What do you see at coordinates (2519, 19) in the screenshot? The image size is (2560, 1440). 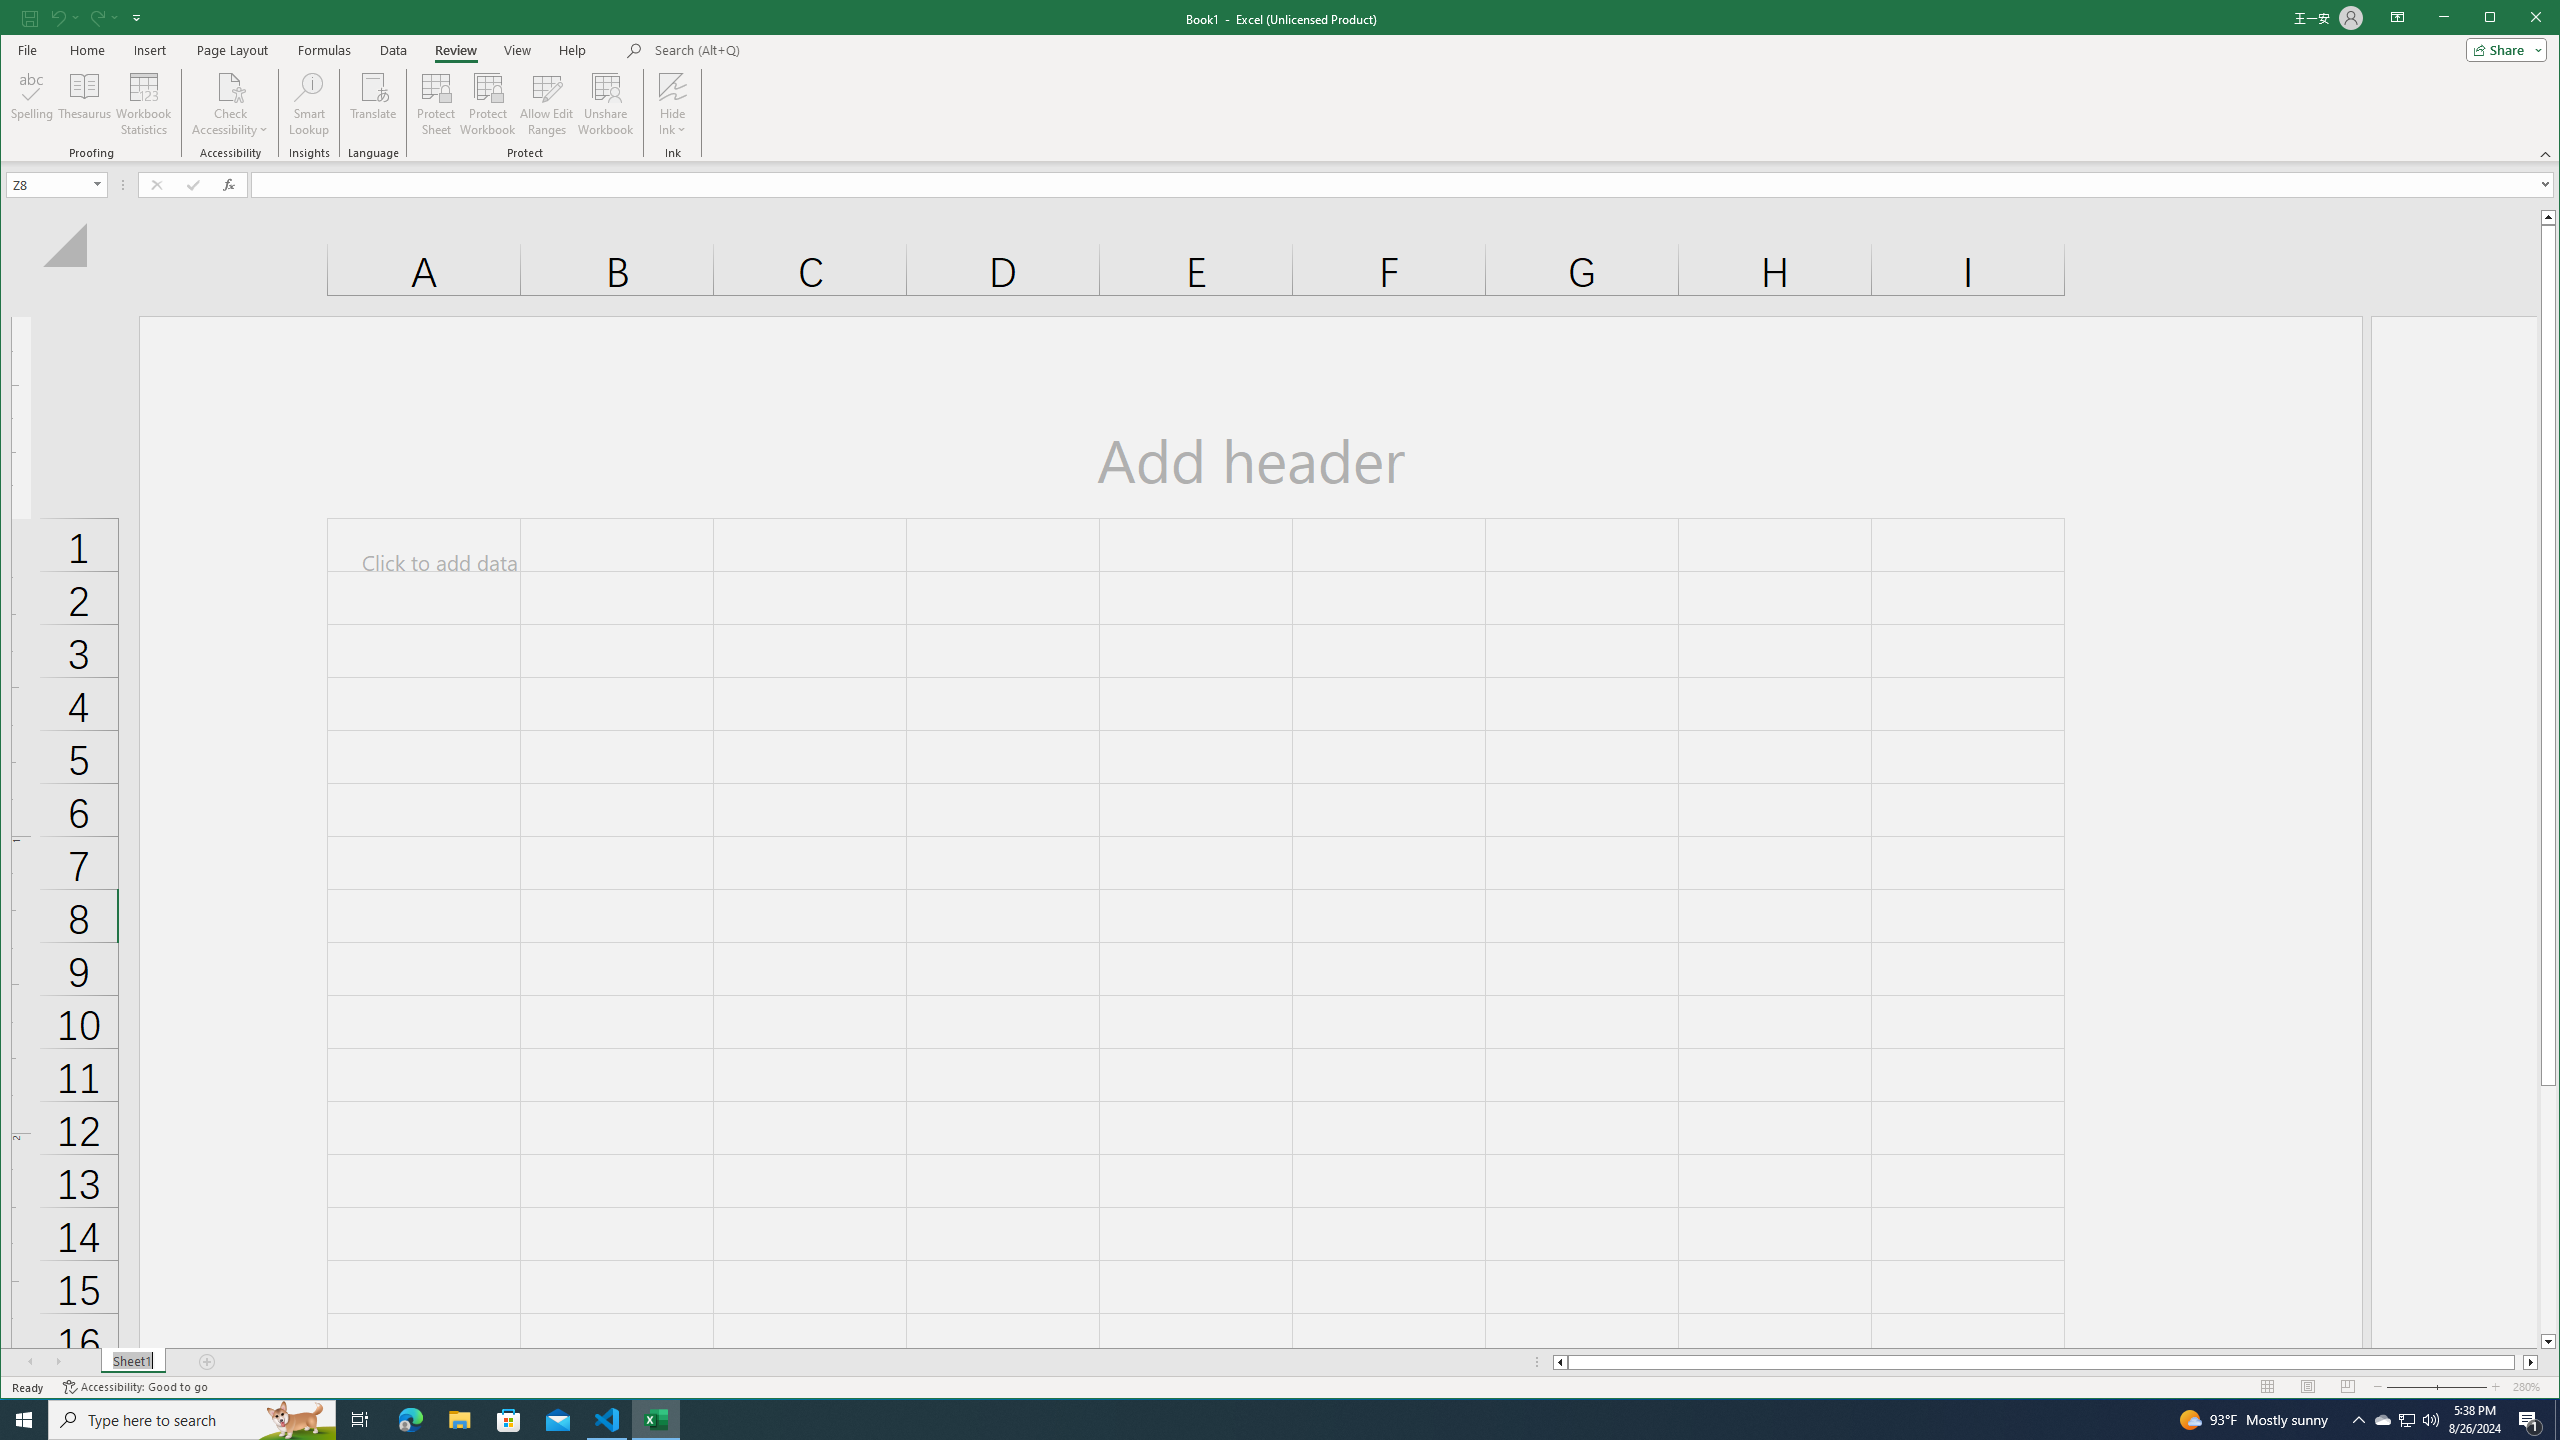 I see `'Maximize'` at bounding box center [2519, 19].